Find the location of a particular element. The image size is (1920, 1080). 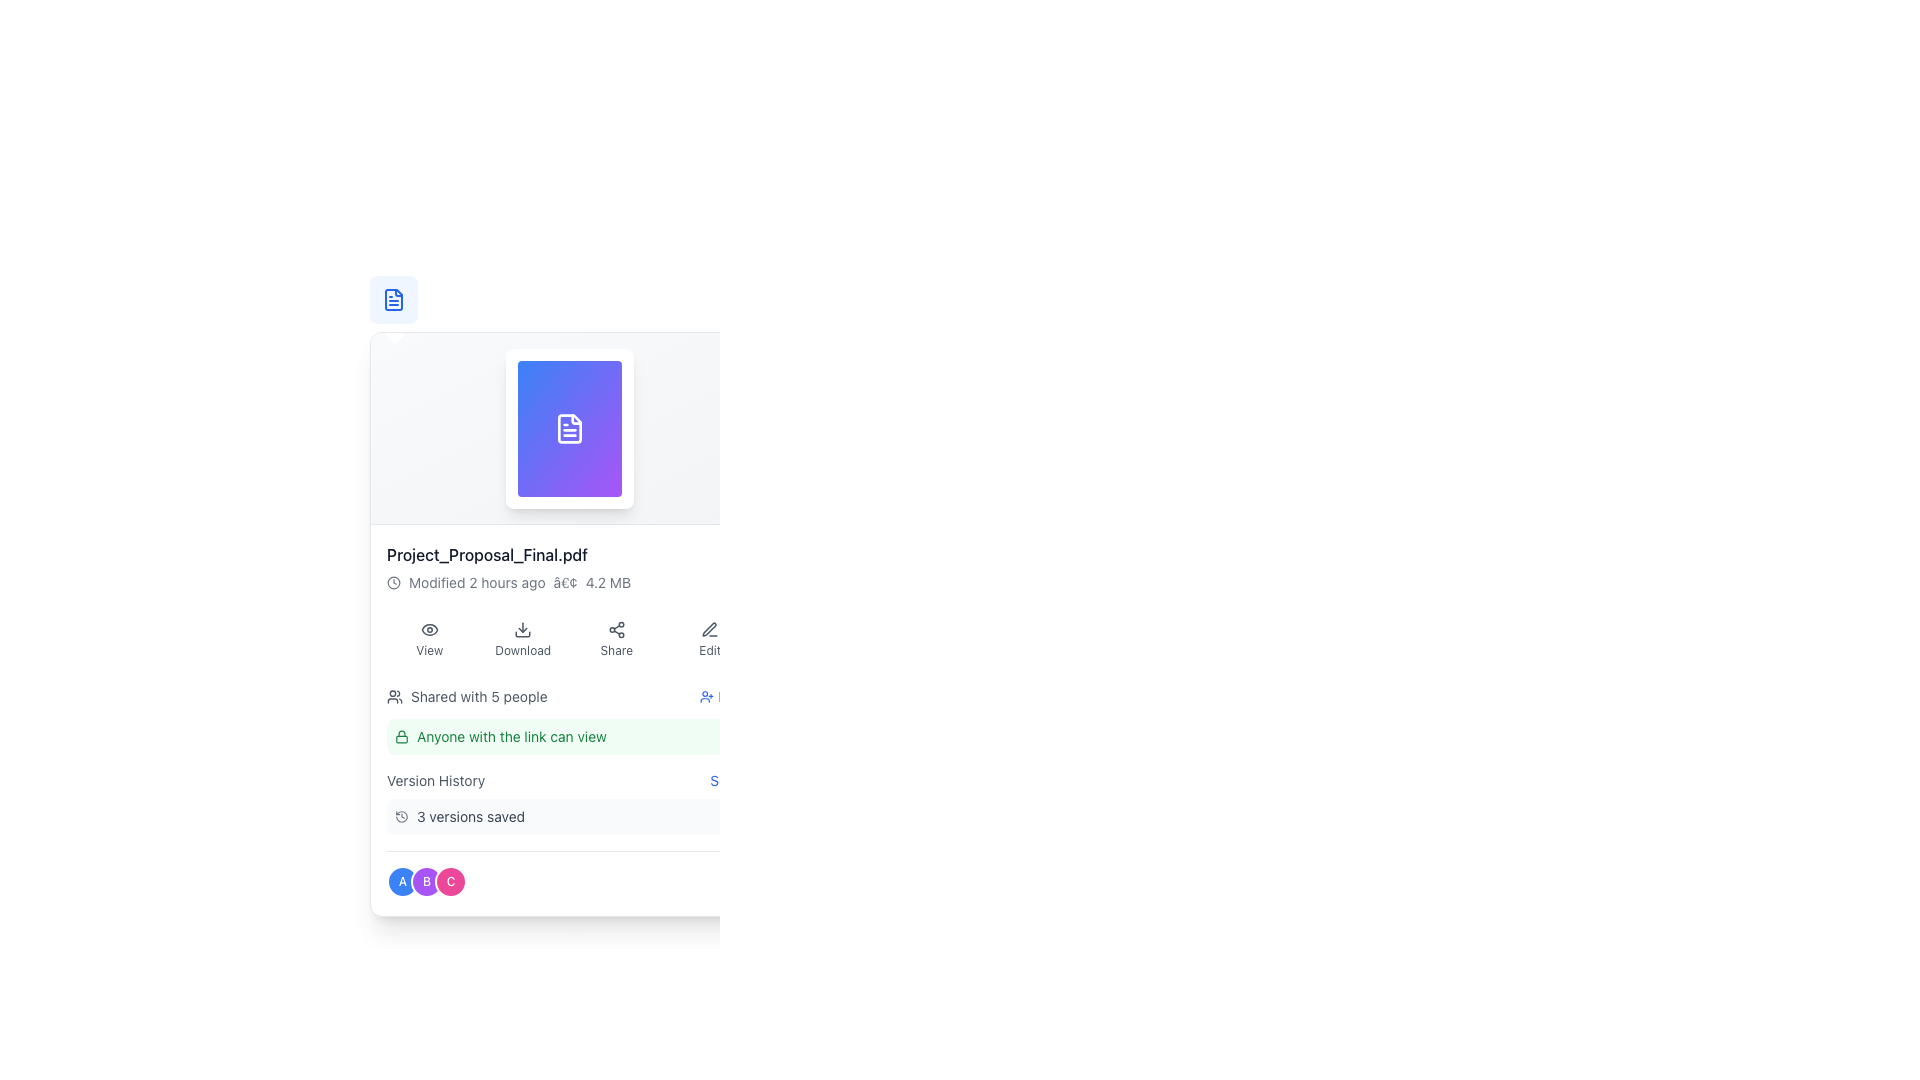

the text label displaying the word 'View', which is styled with a small font size and gray color, located underneath an eye icon in the vertical group is located at coordinates (428, 651).